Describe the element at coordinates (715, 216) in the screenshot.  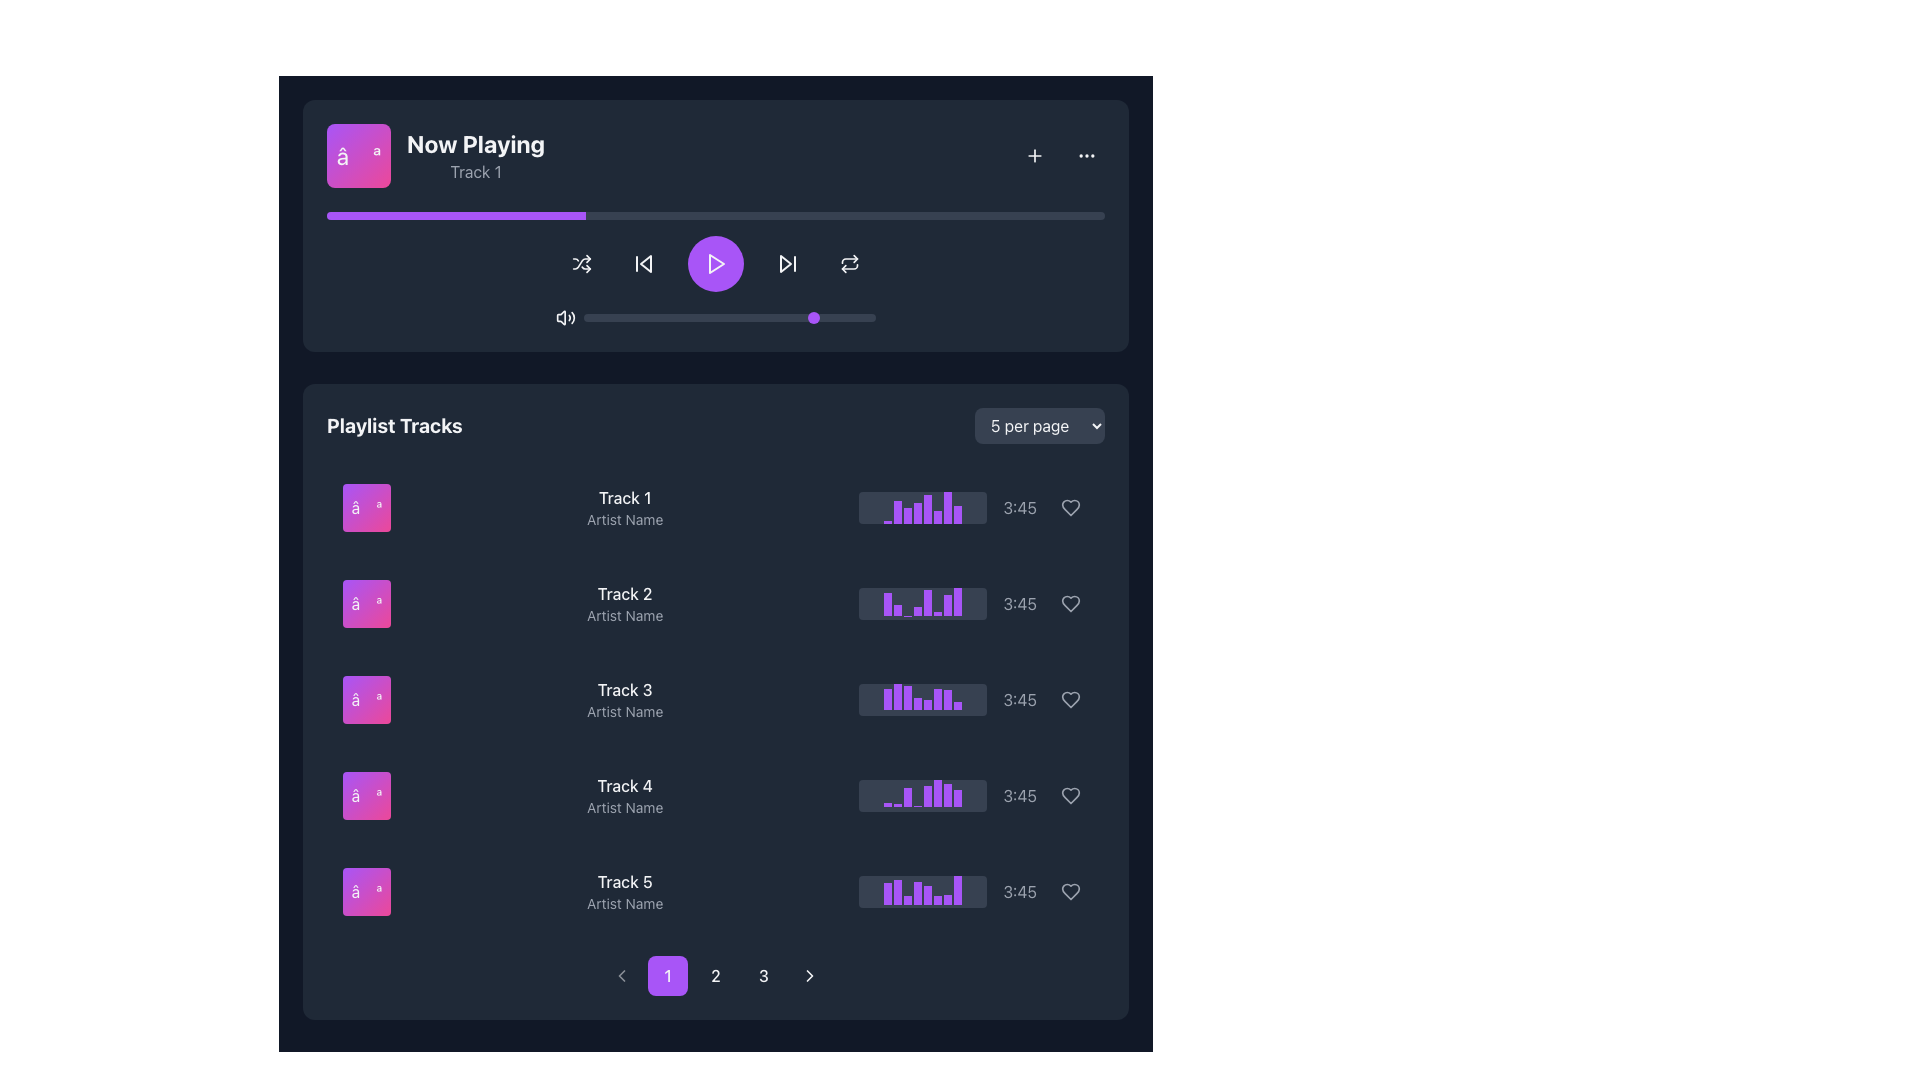
I see `the progress bar located slightly below the title 'Now Playing' by clicking to change progress` at that location.